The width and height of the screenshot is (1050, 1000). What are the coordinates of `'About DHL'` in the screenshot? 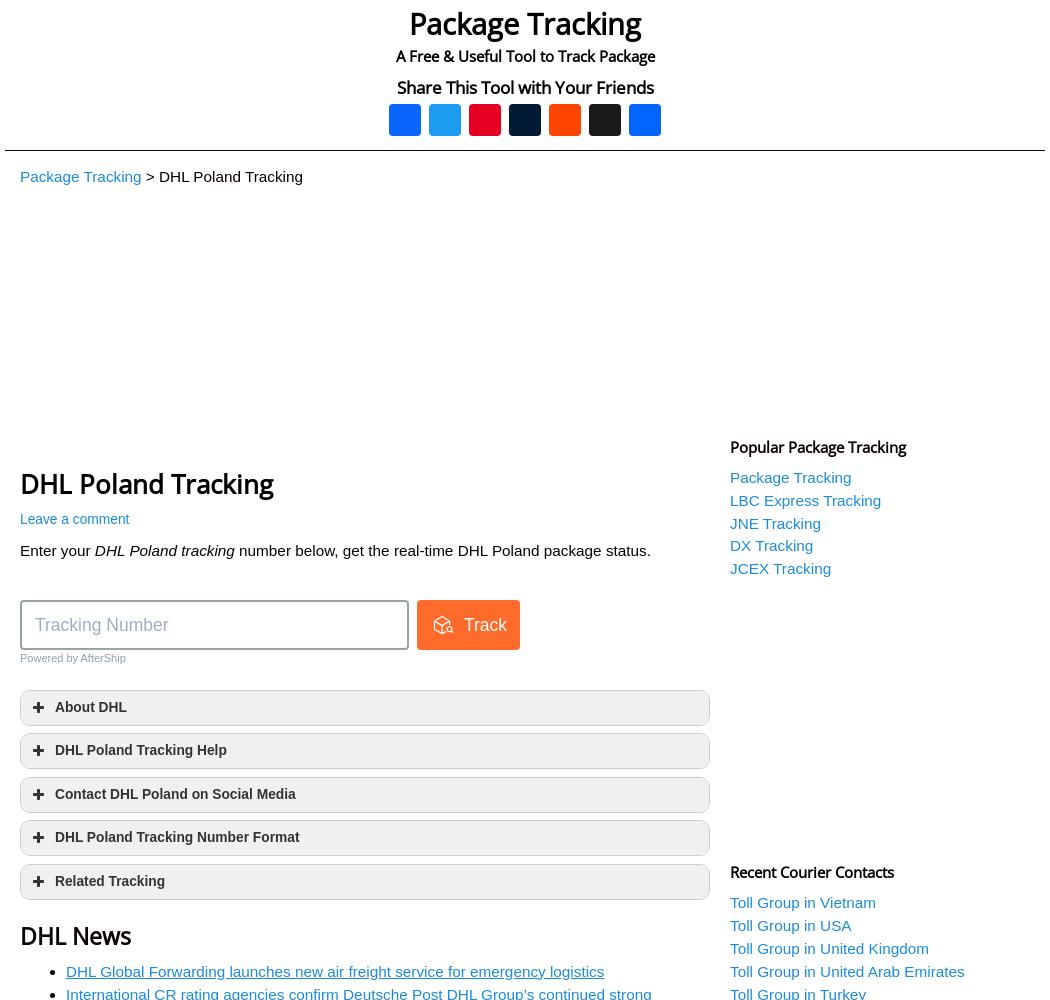 It's located at (90, 705).